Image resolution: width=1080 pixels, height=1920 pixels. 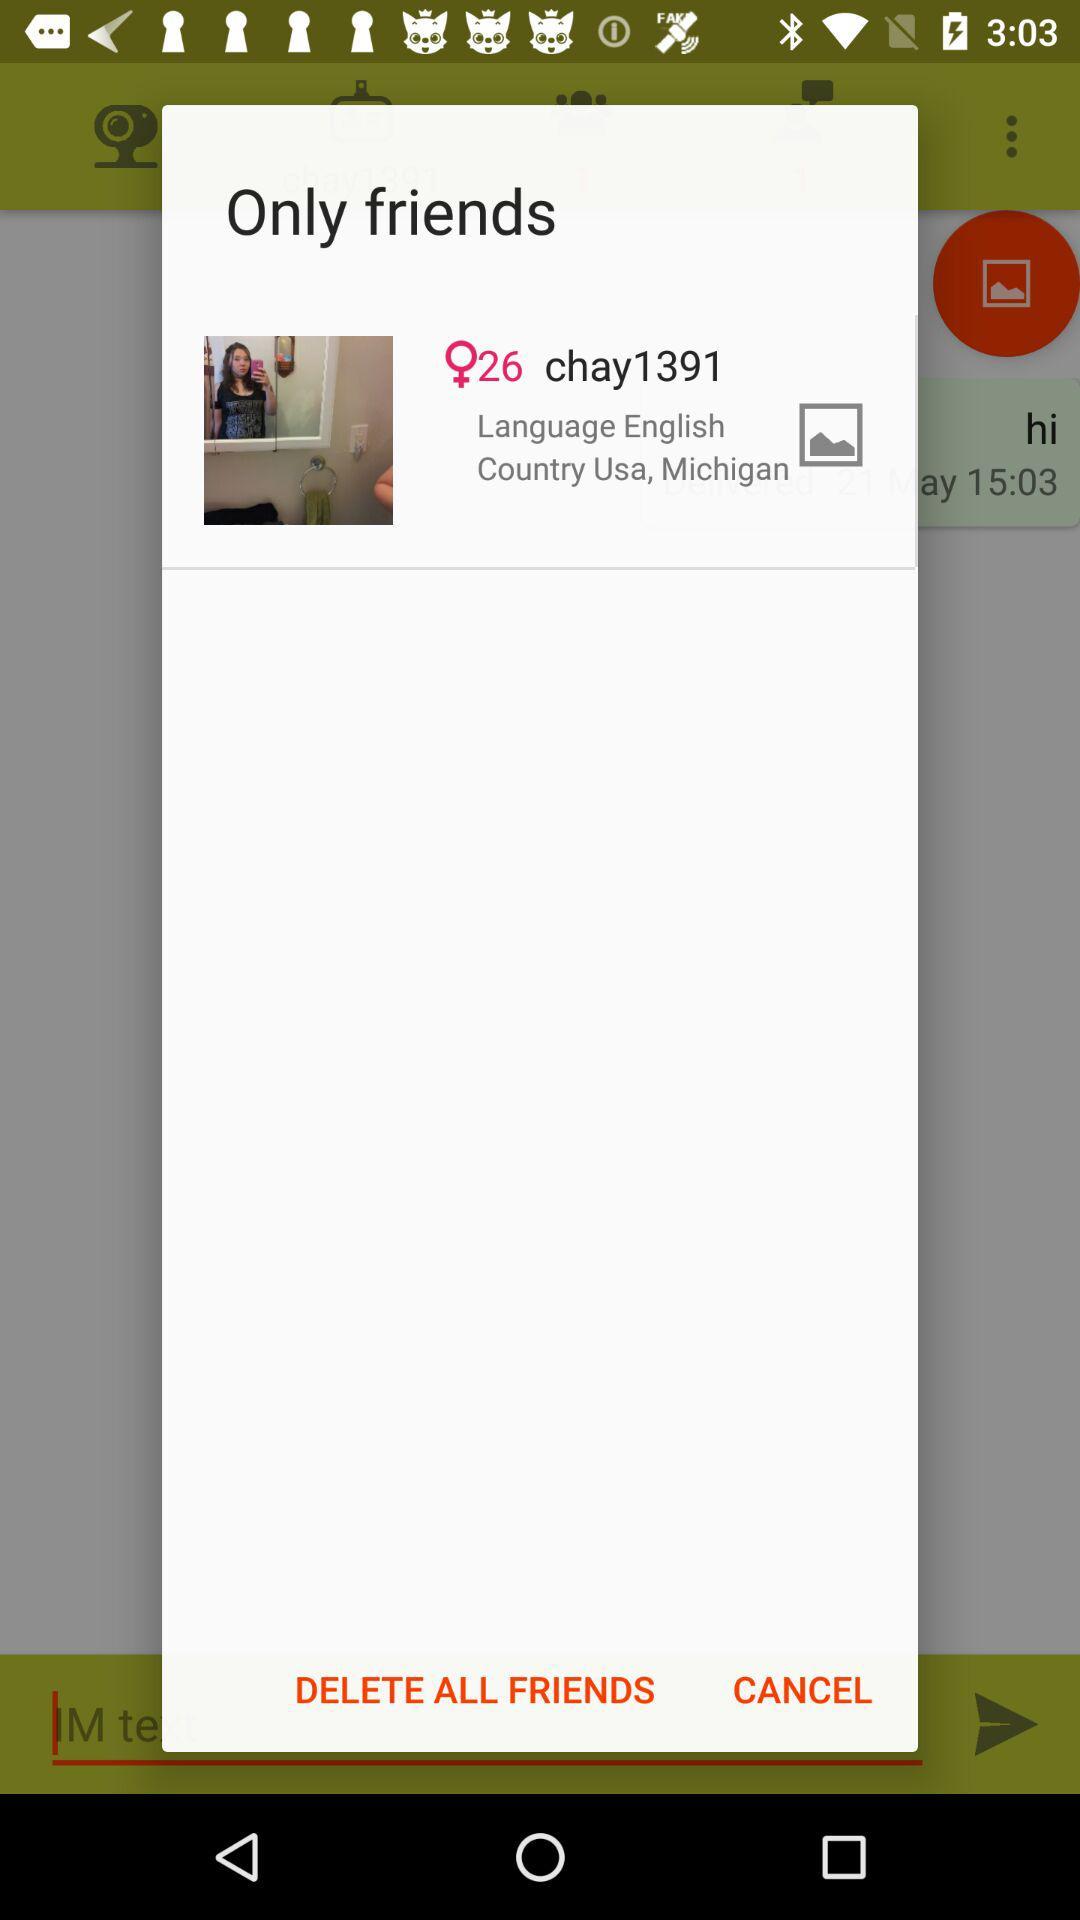 I want to click on item next to cancel, so click(x=475, y=1688).